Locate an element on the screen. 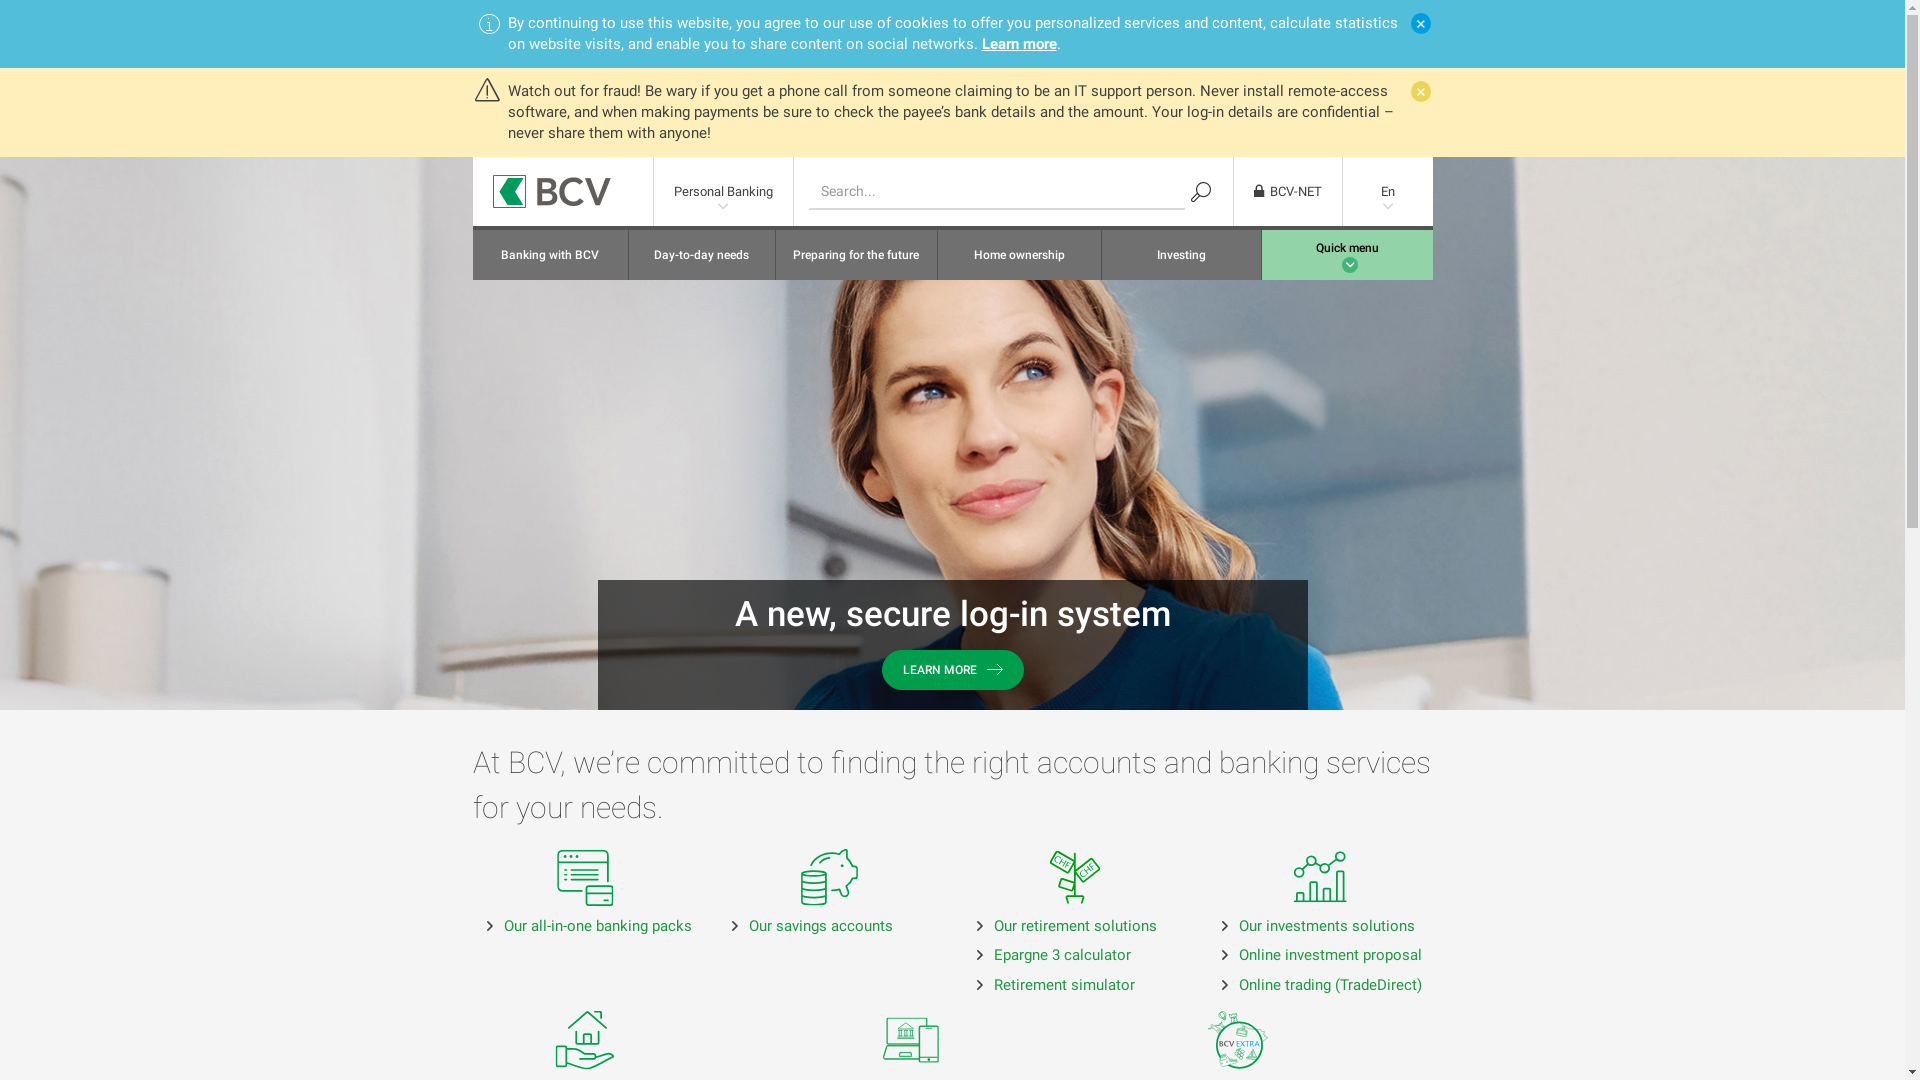  'Our investments solutions' is located at coordinates (1325, 925).